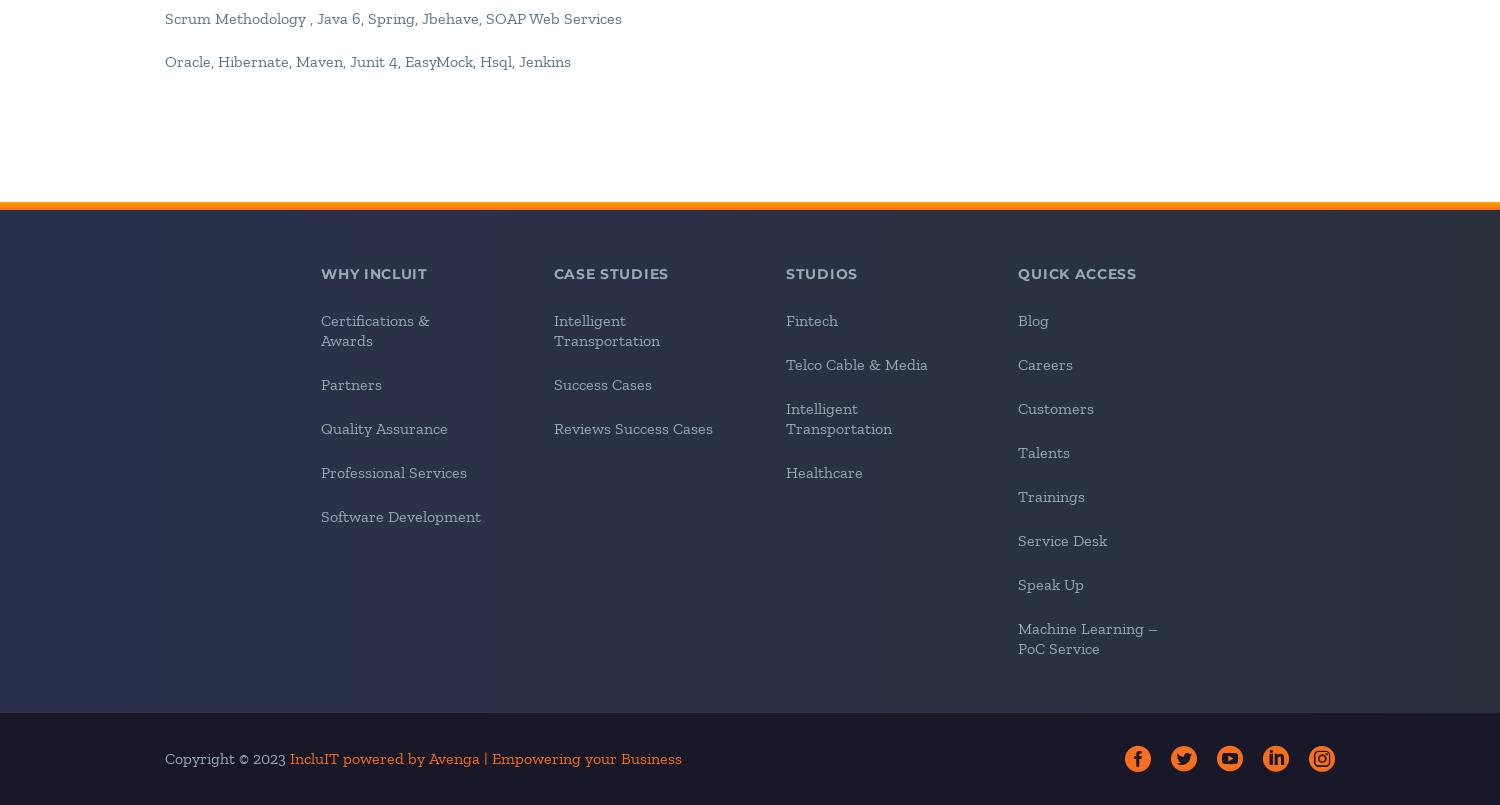 This screenshot has width=1500, height=805. What do you see at coordinates (1086, 636) in the screenshot?
I see `'Machine Learning – PoC Service'` at bounding box center [1086, 636].